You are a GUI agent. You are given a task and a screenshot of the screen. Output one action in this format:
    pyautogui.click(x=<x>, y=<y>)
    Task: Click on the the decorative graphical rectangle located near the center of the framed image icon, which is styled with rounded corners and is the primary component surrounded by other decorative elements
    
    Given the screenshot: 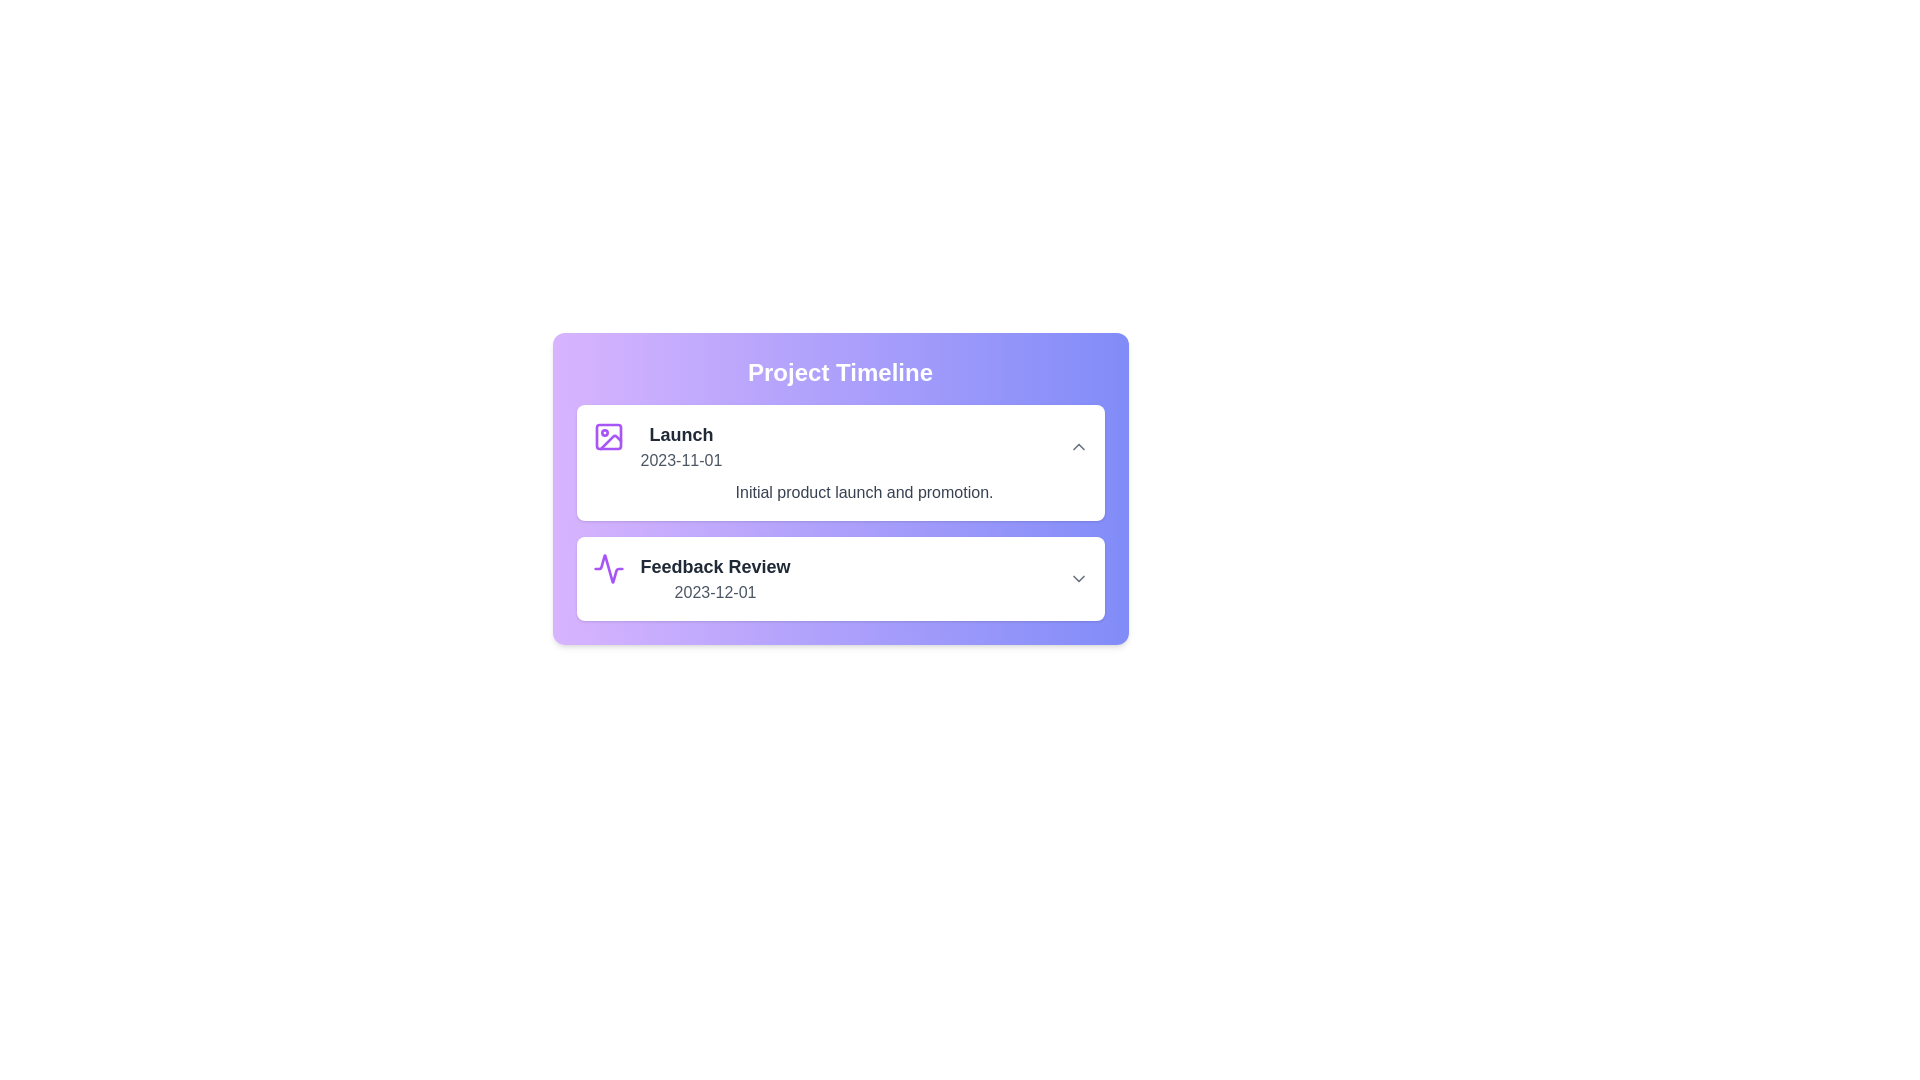 What is the action you would take?
    pyautogui.click(x=607, y=435)
    